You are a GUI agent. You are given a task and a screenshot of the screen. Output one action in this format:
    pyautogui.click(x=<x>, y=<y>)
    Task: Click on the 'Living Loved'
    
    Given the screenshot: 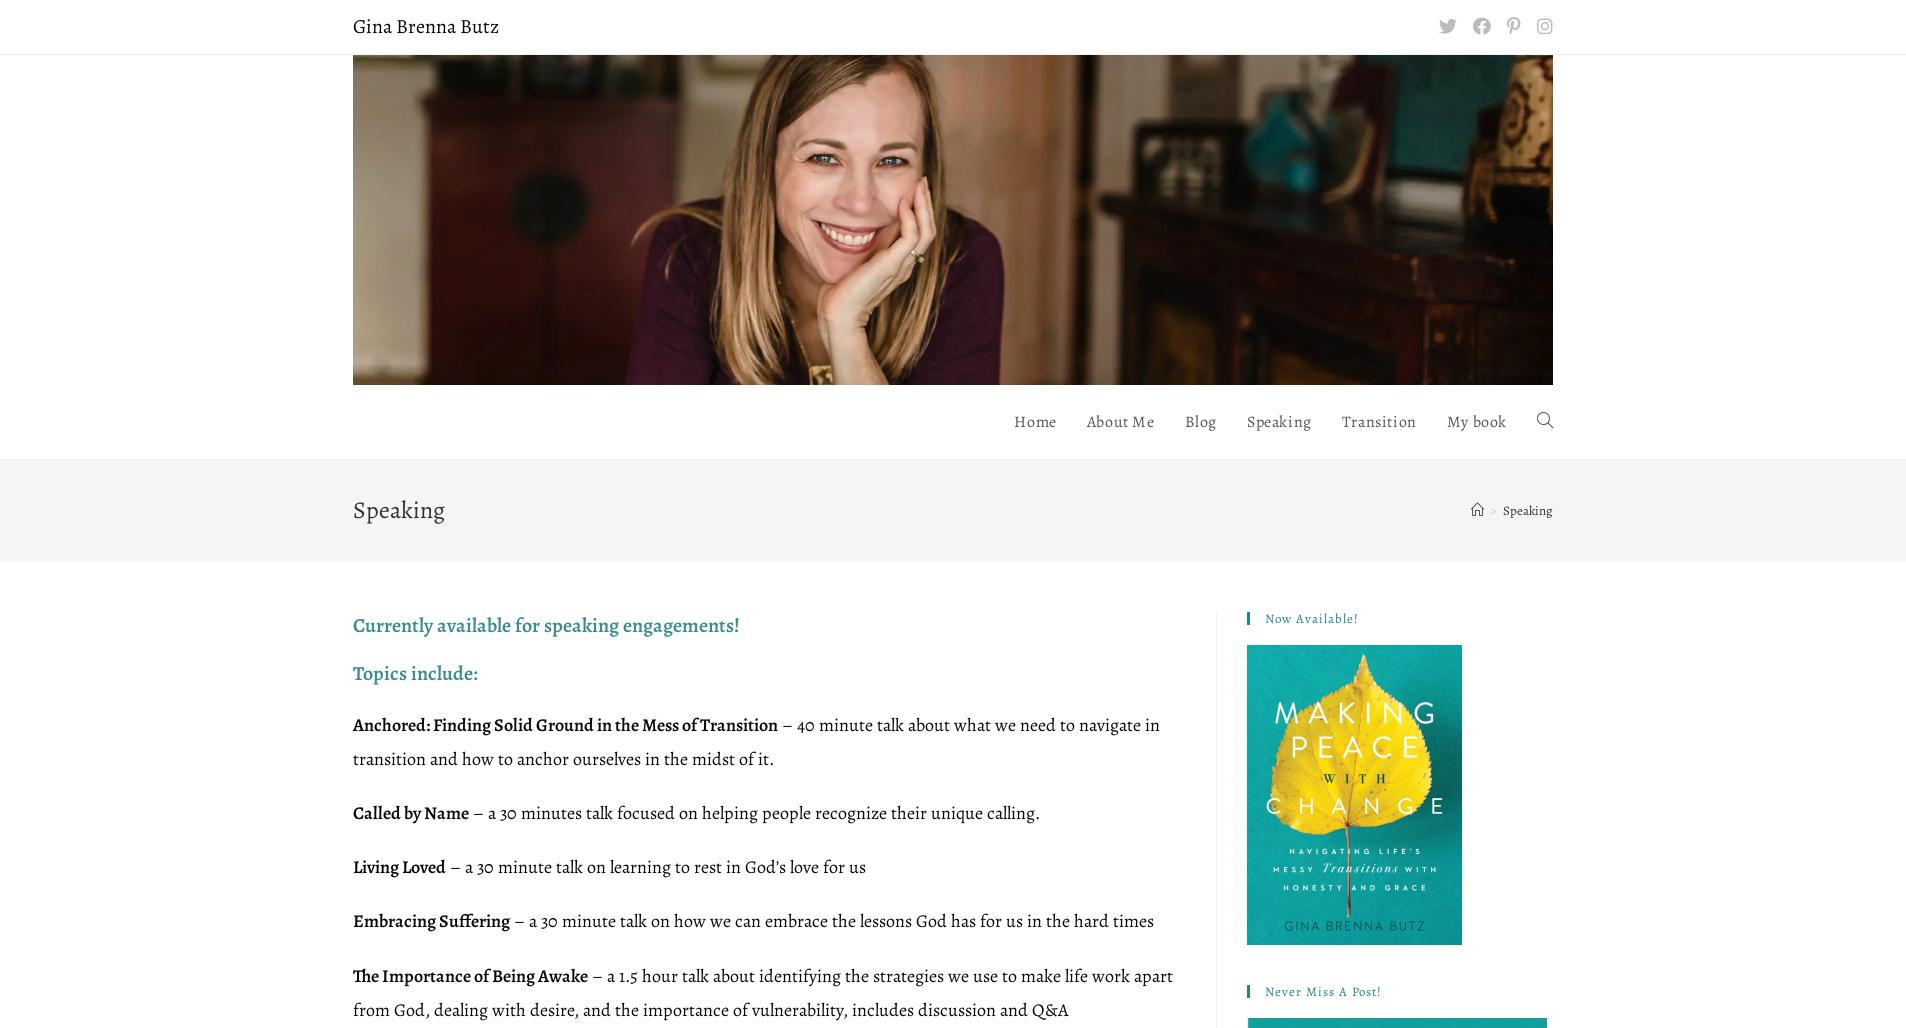 What is the action you would take?
    pyautogui.click(x=398, y=866)
    